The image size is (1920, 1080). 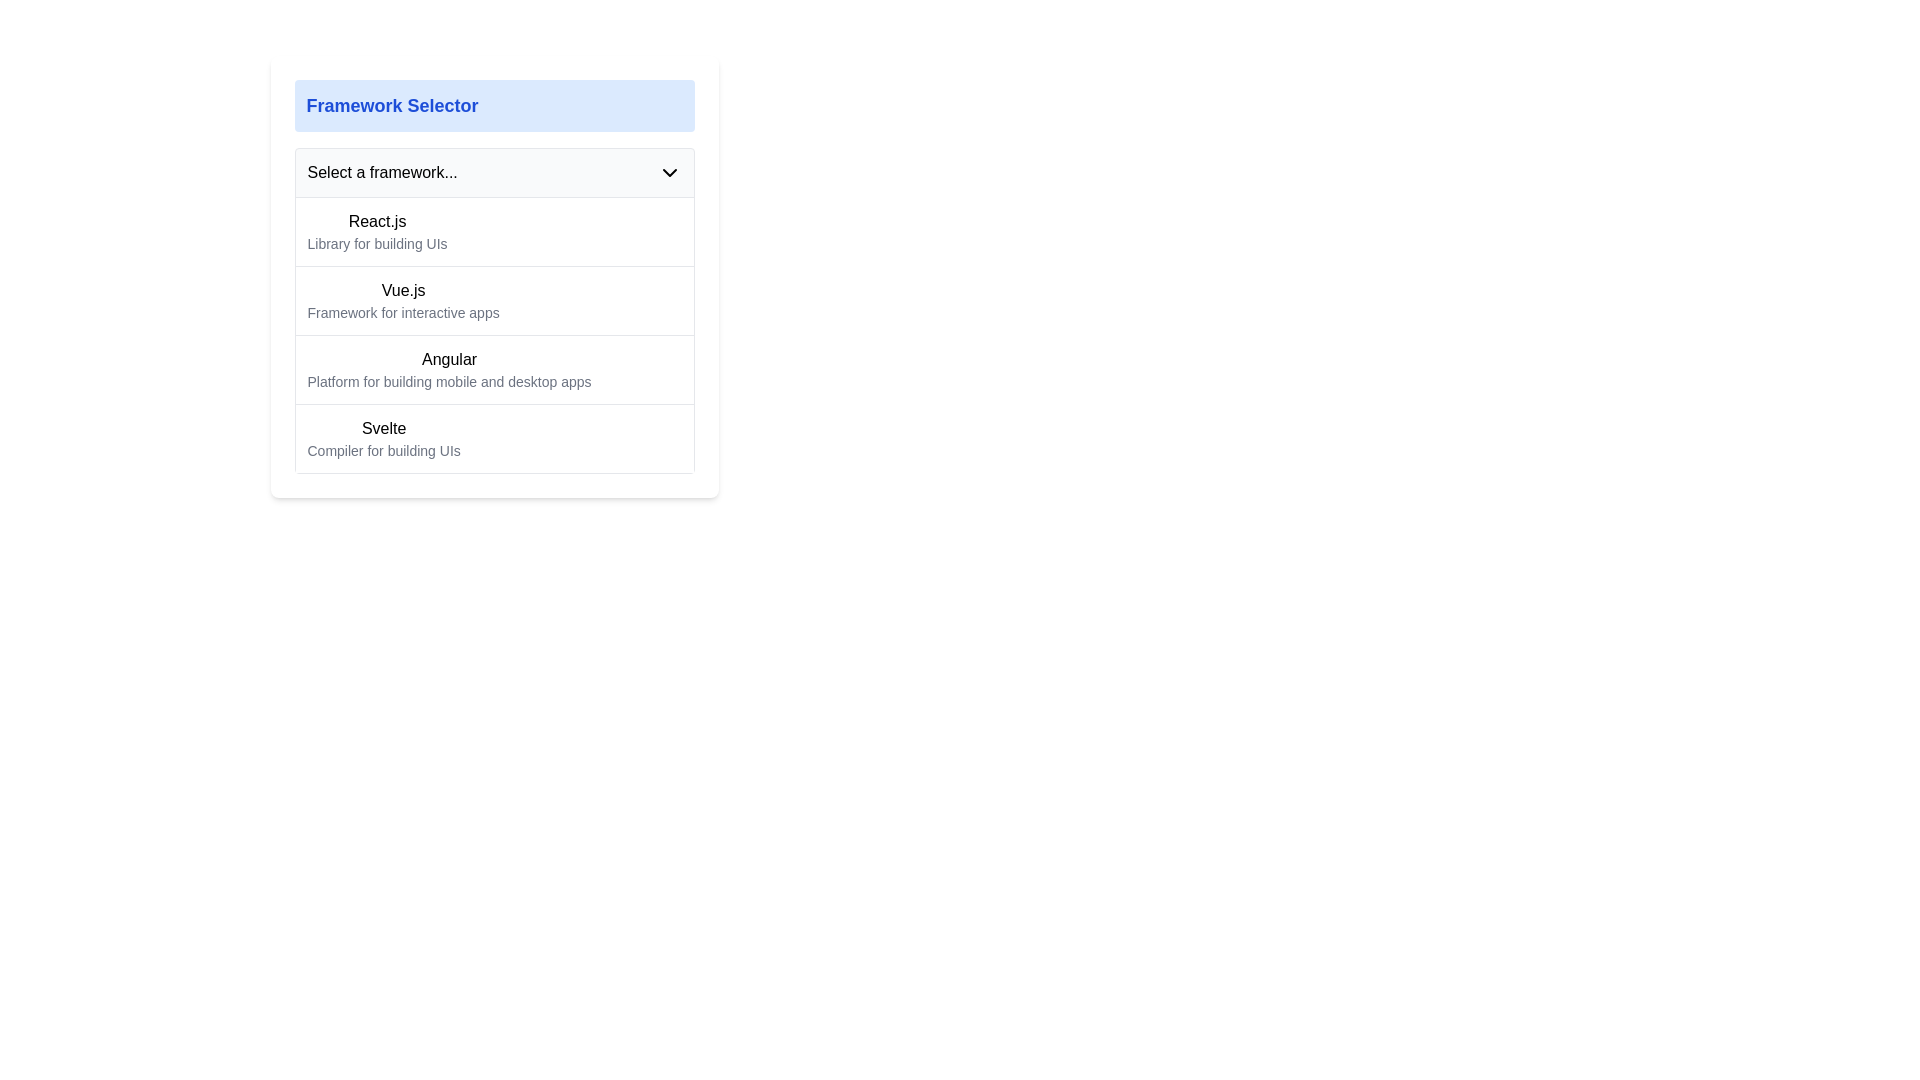 What do you see at coordinates (494, 300) in the screenshot?
I see `the 'Vue.js' option in the Dropdown menu titled 'Framework Selector'` at bounding box center [494, 300].